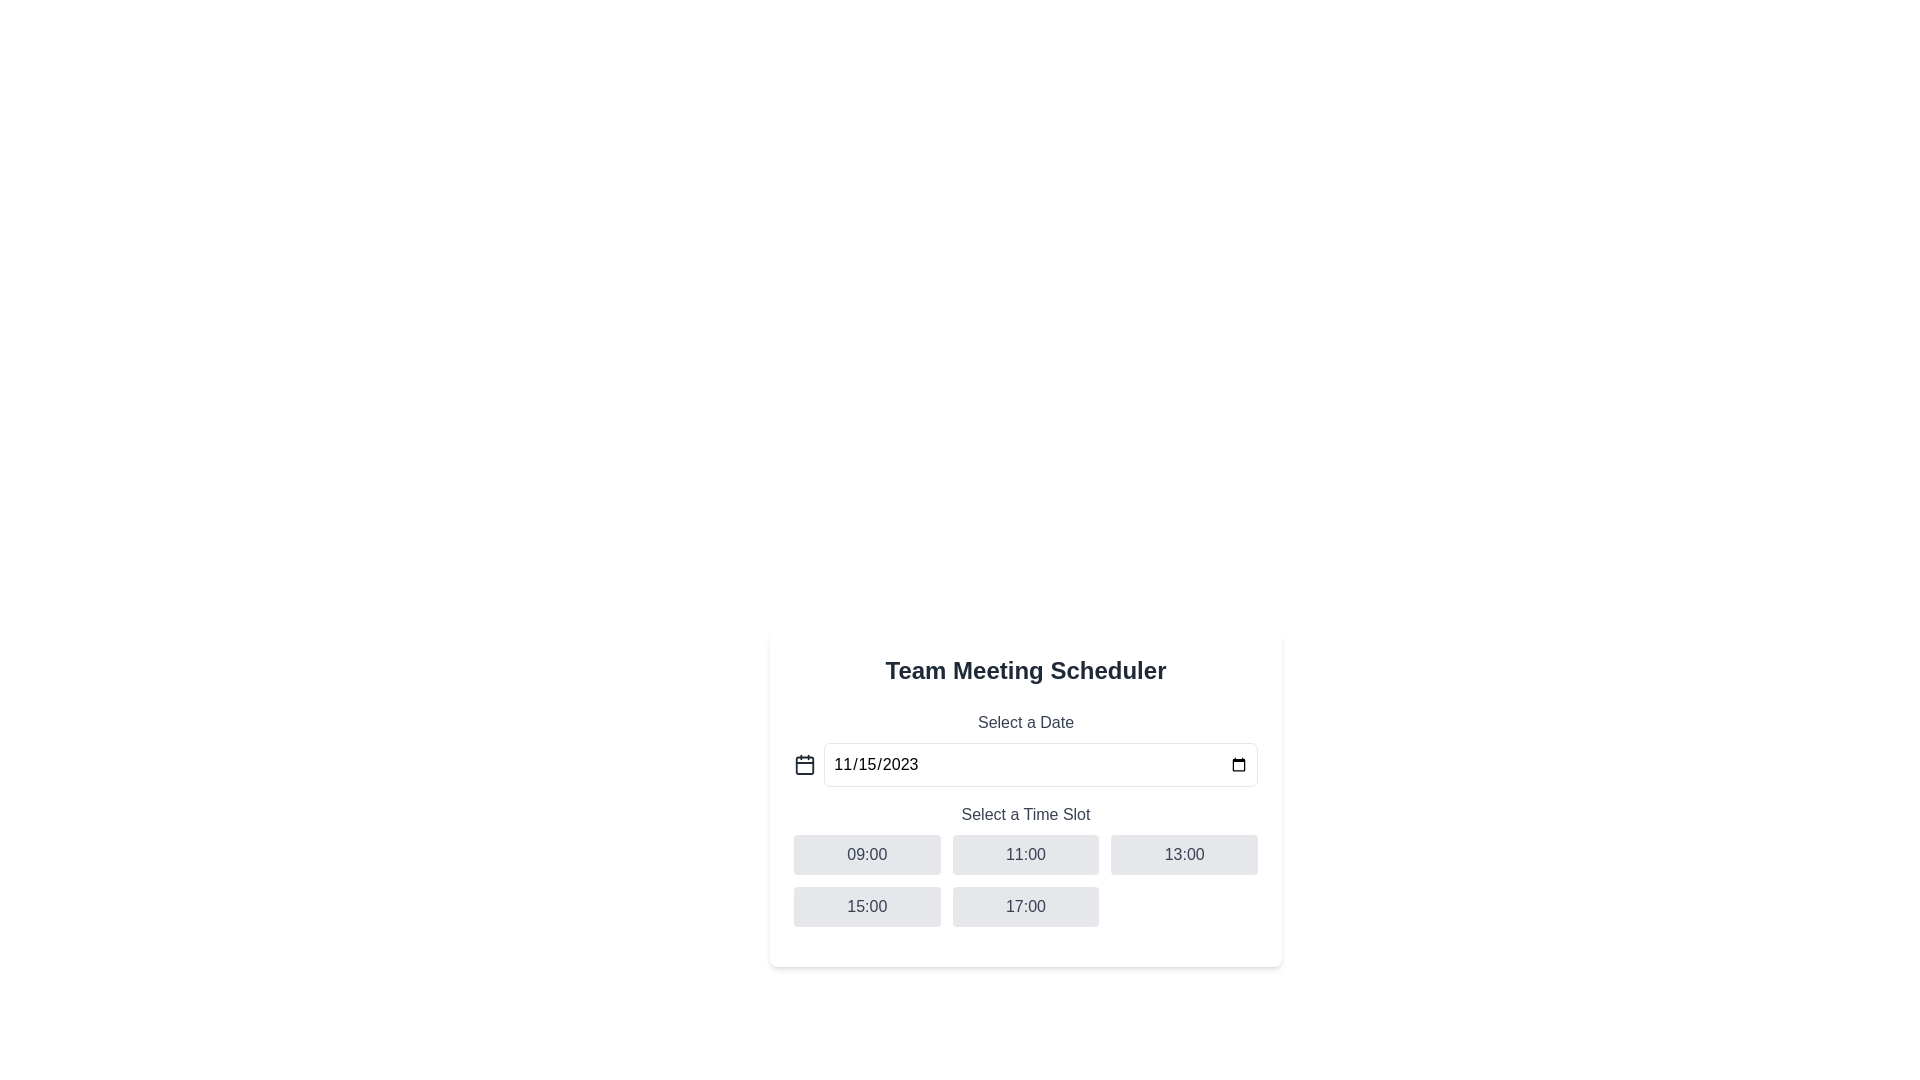 Image resolution: width=1920 pixels, height=1080 pixels. Describe the element at coordinates (1184, 855) in the screenshot. I see `the '13:00' time slot selection button, which is the third button in the first row of time slot options` at that location.